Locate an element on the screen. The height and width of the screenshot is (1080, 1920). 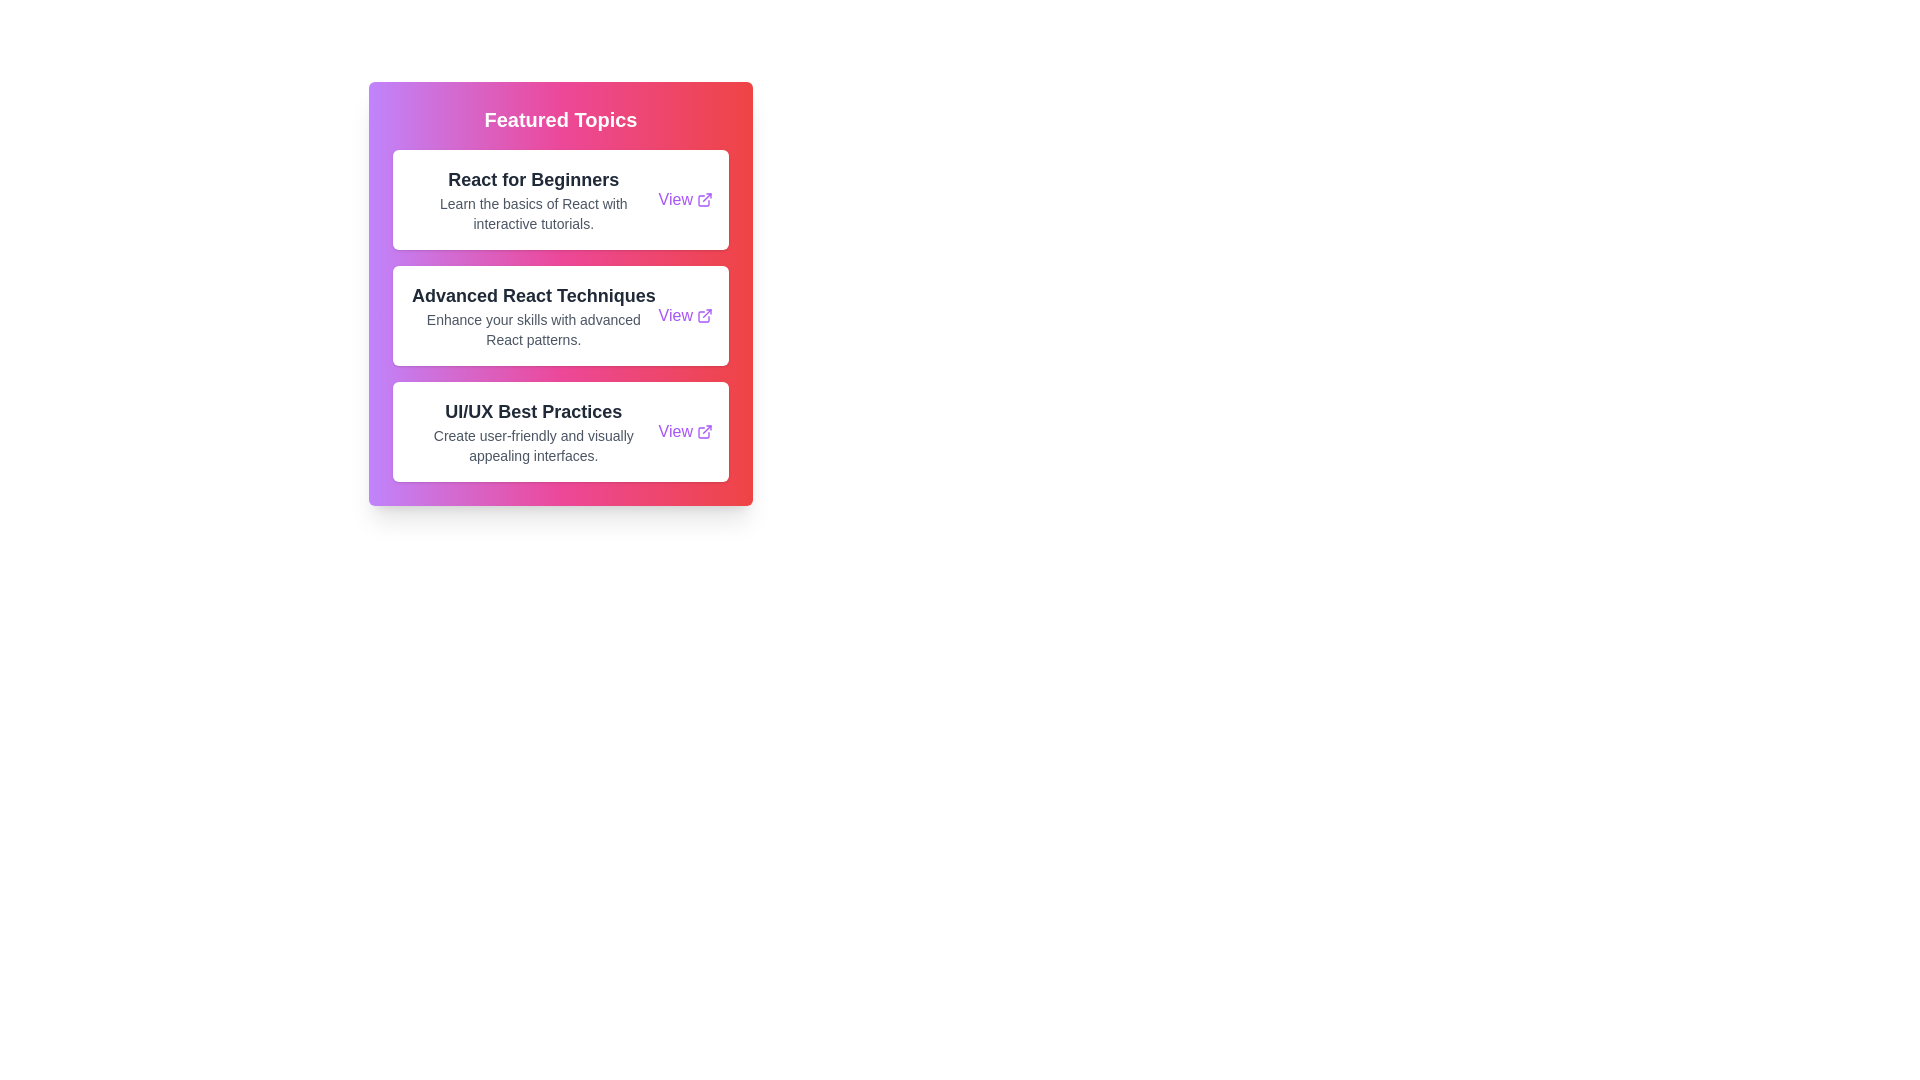
the Text Label displaying 'Enhance your skills with advanced React patterns.' which is styled in gray and located beneath the heading 'Advanced React Techniques.' is located at coordinates (533, 329).